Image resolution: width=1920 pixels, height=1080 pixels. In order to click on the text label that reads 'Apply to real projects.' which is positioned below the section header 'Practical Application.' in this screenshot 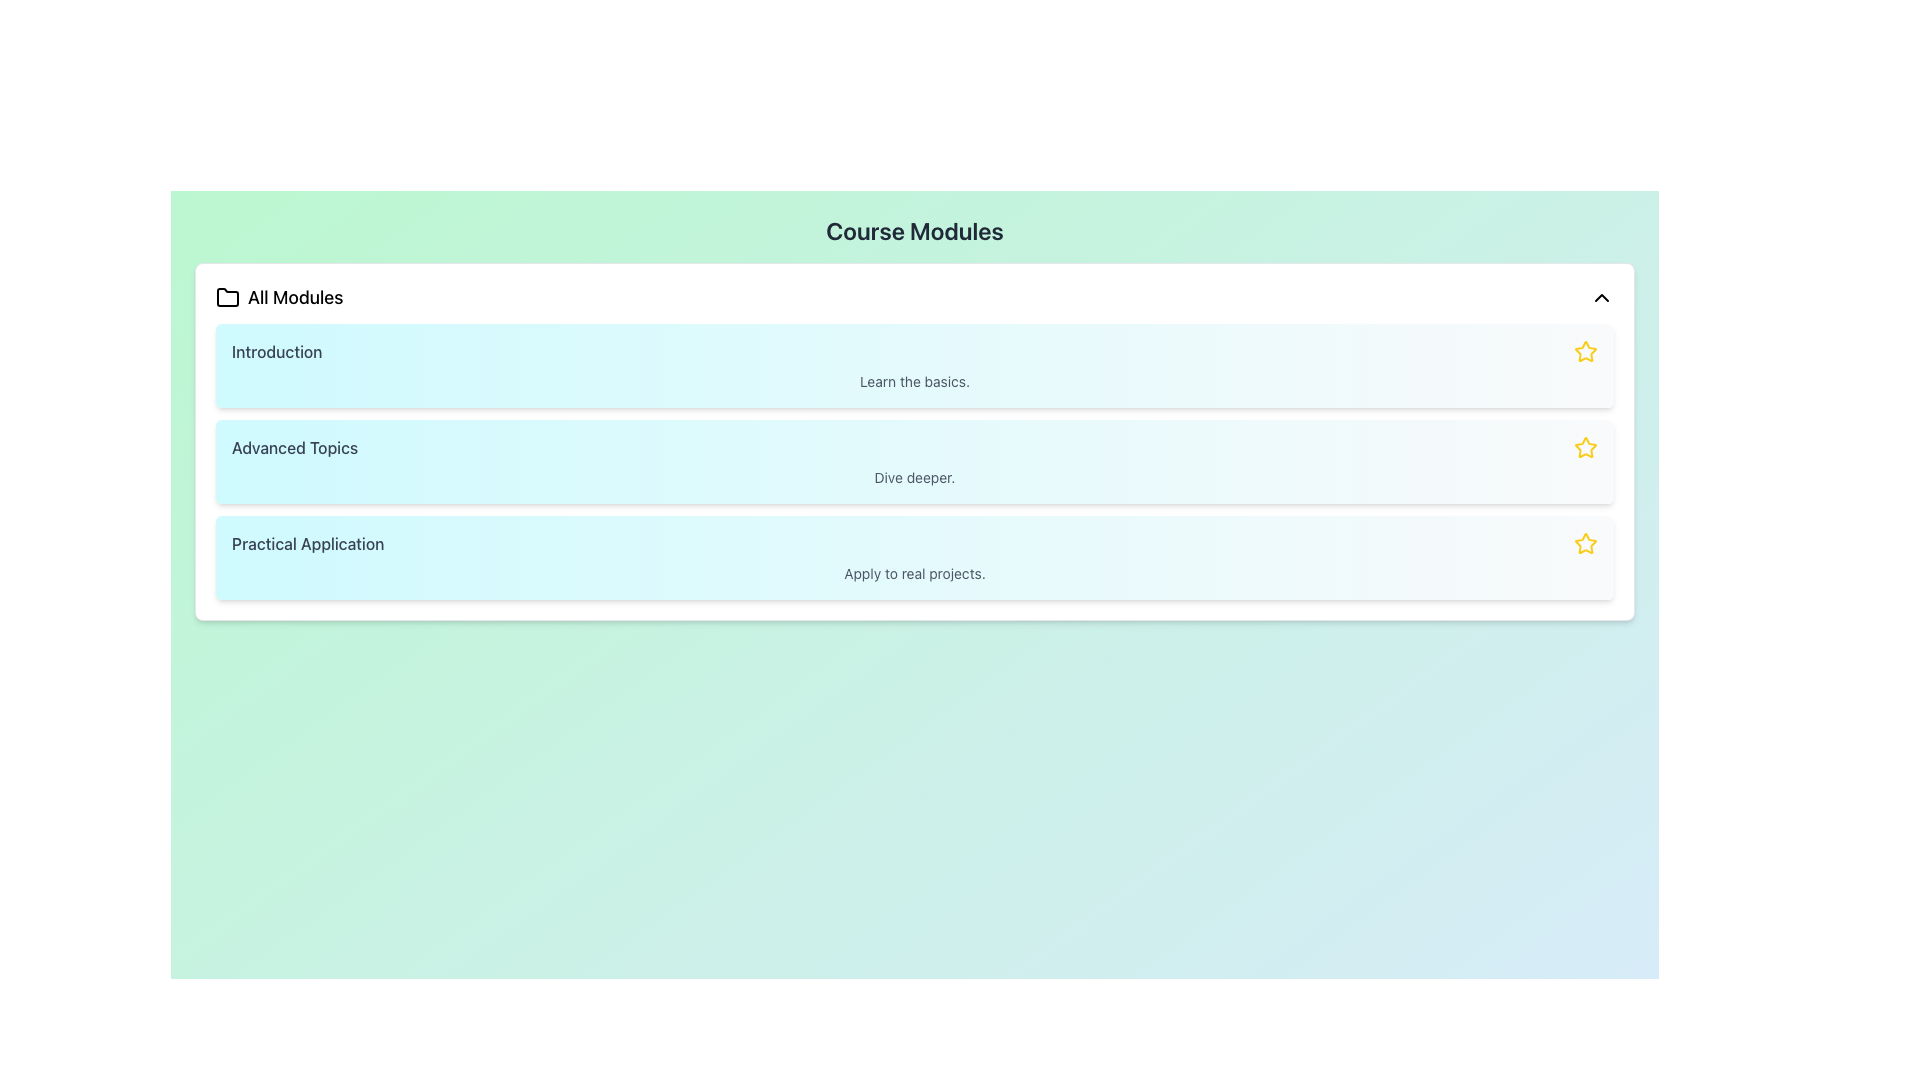, I will do `click(914, 574)`.